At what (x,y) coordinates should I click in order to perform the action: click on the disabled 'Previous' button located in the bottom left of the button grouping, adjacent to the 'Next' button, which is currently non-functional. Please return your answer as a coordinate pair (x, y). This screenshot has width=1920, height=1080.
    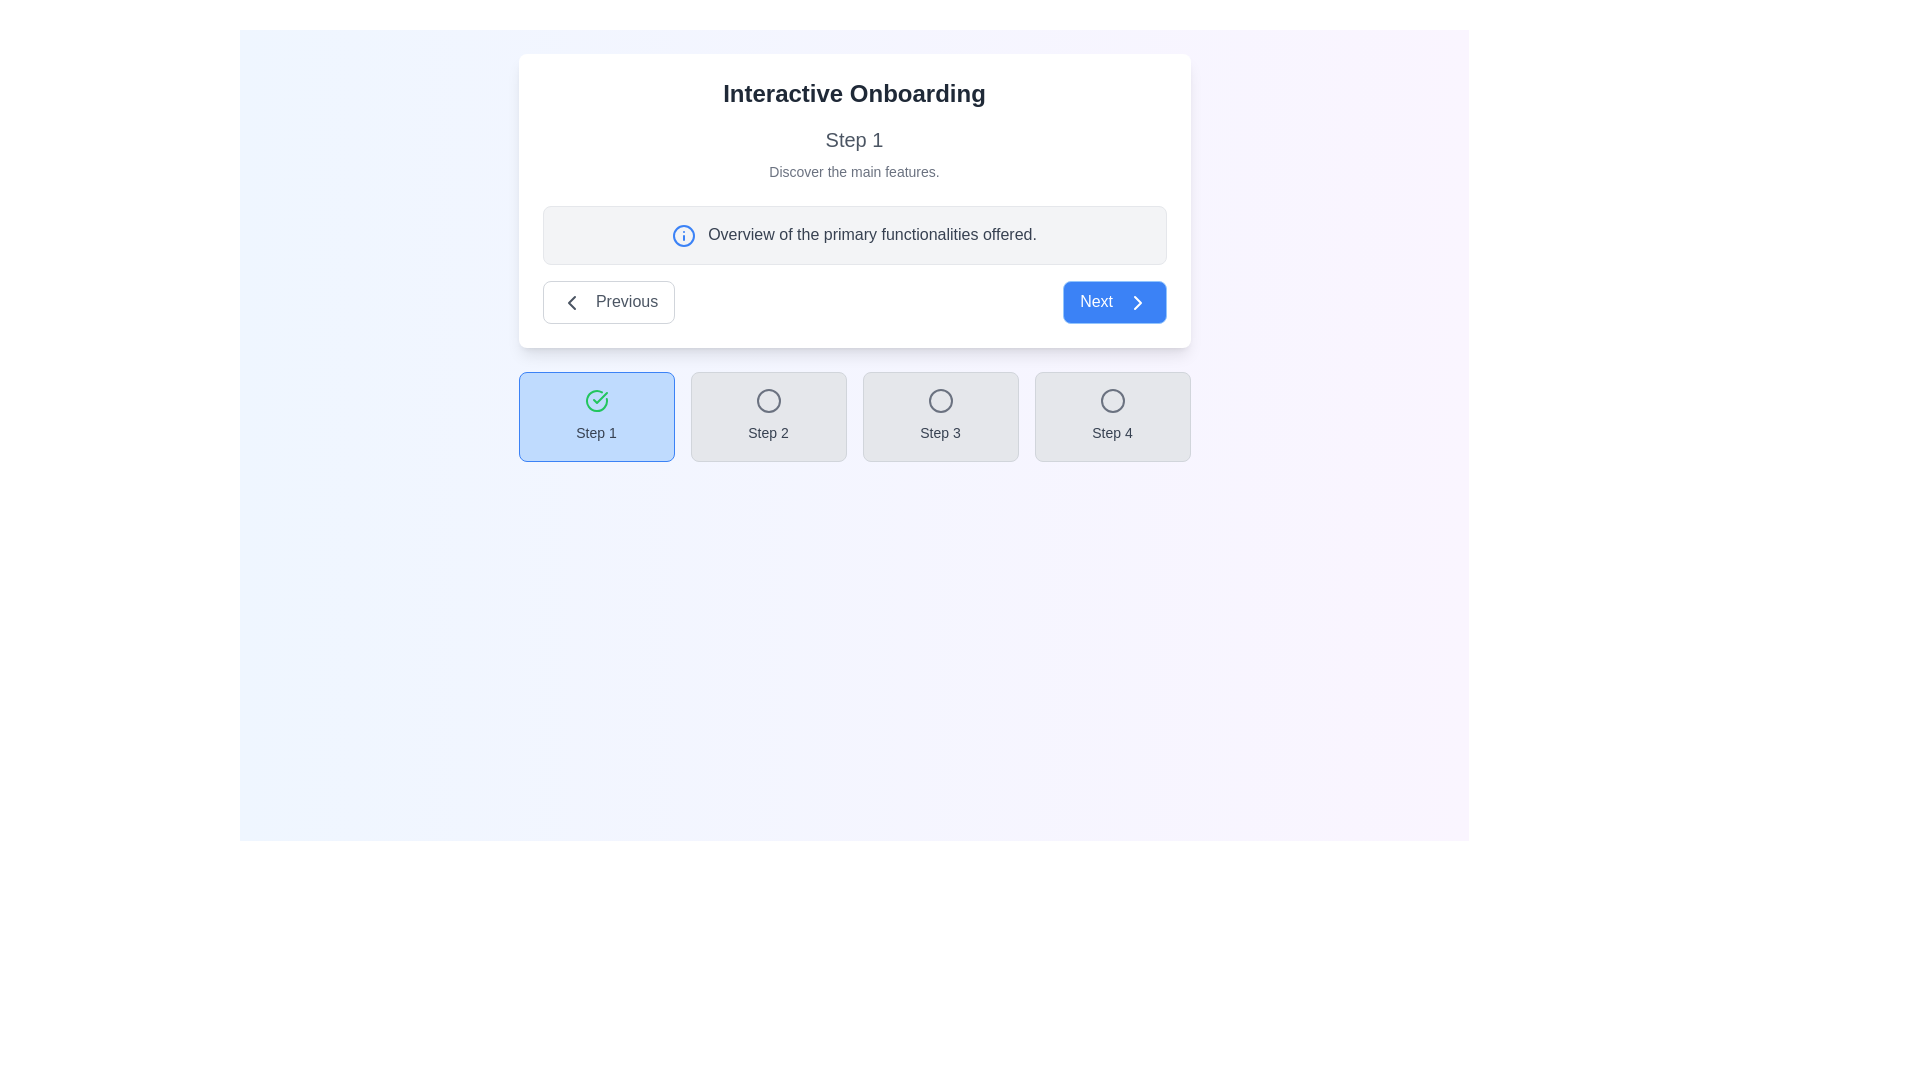
    Looking at the image, I should click on (607, 302).